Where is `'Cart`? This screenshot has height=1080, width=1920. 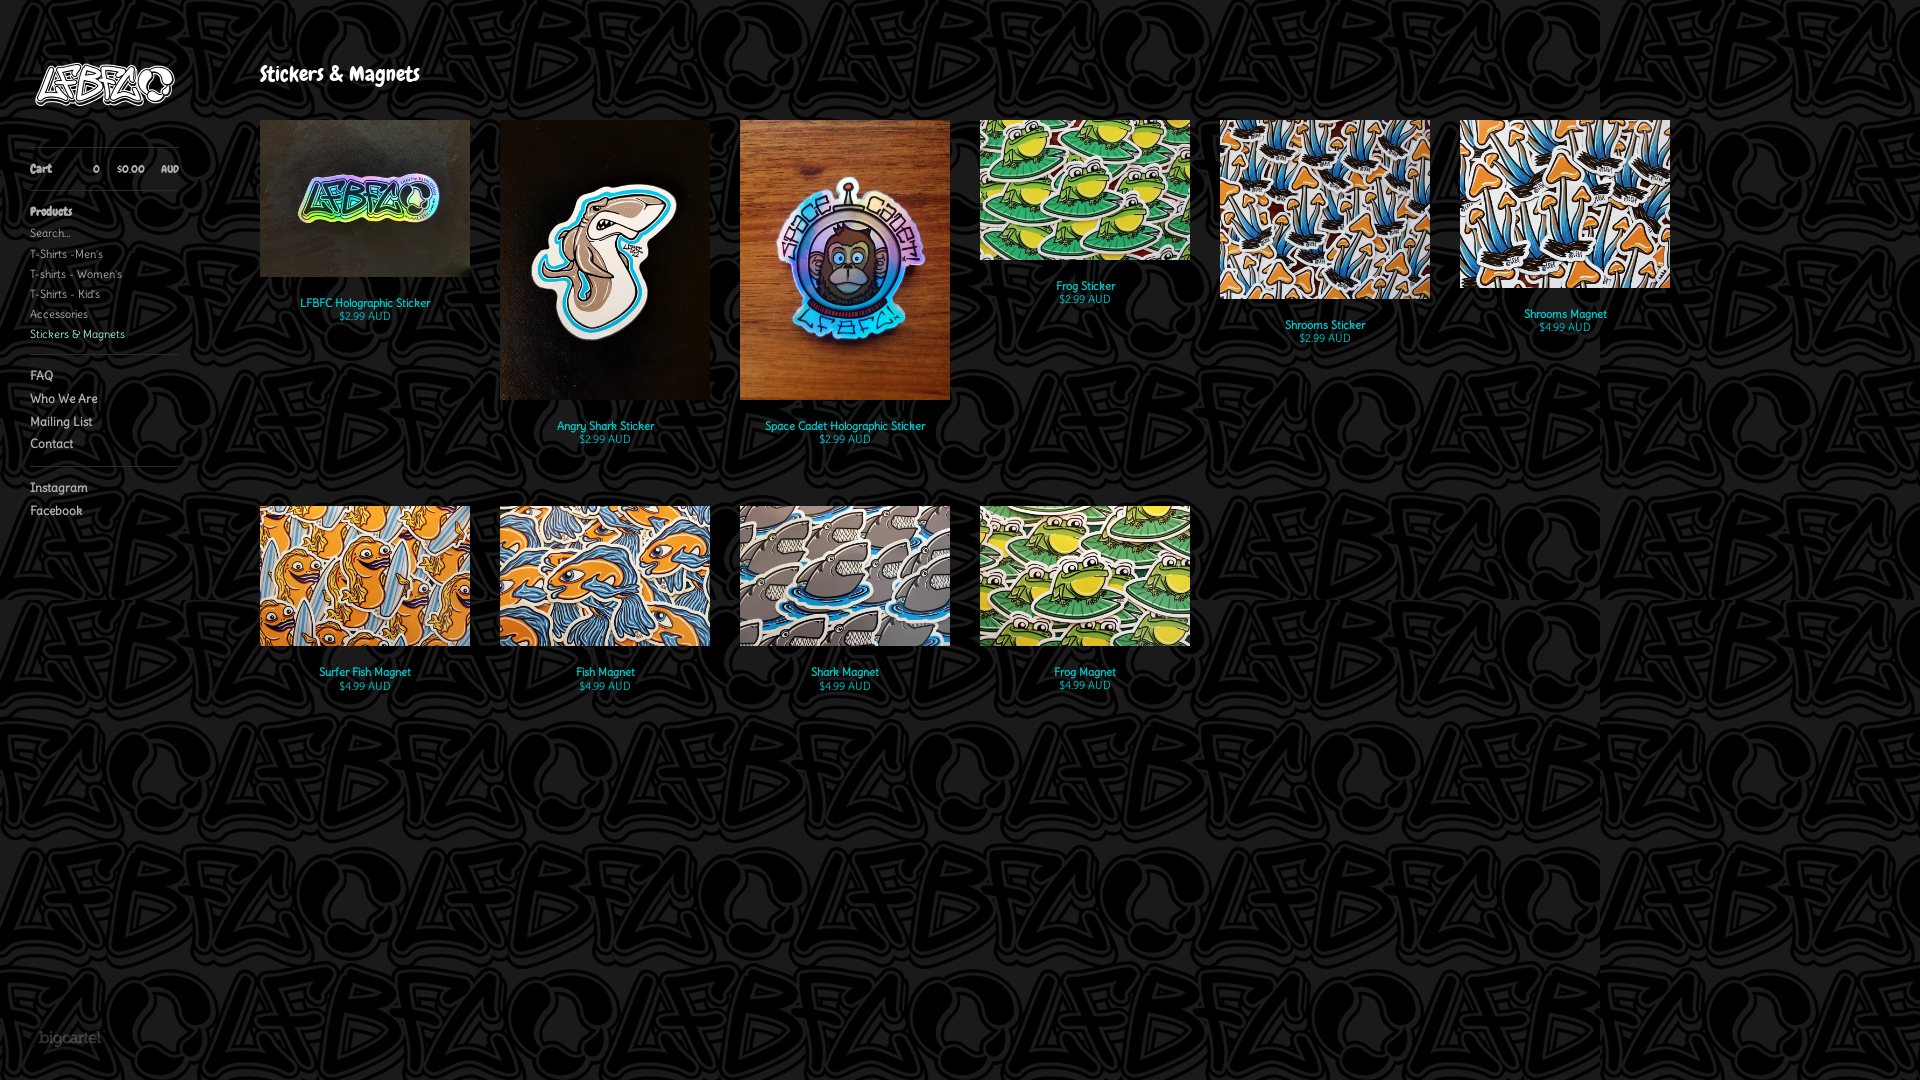 'Cart is located at coordinates (29, 168).